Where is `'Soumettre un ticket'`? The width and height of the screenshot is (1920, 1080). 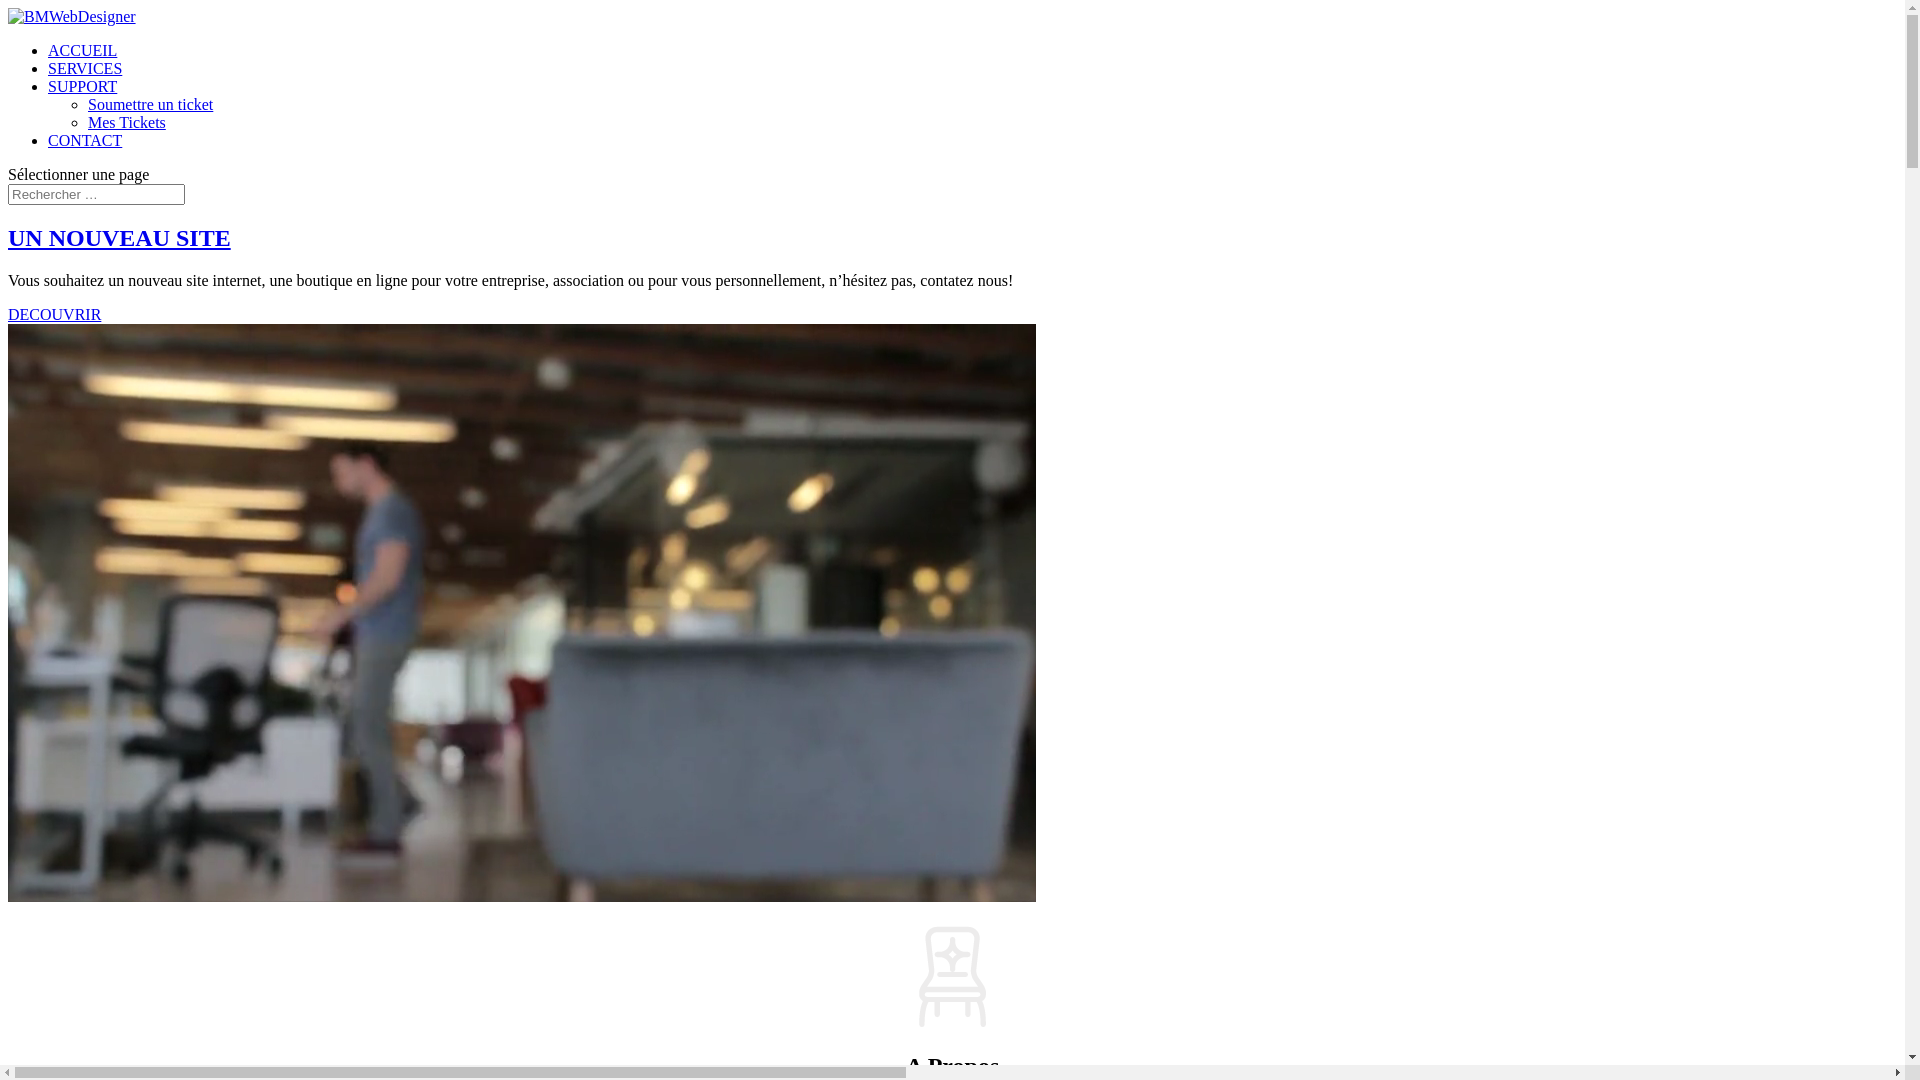 'Soumettre un ticket' is located at coordinates (149, 104).